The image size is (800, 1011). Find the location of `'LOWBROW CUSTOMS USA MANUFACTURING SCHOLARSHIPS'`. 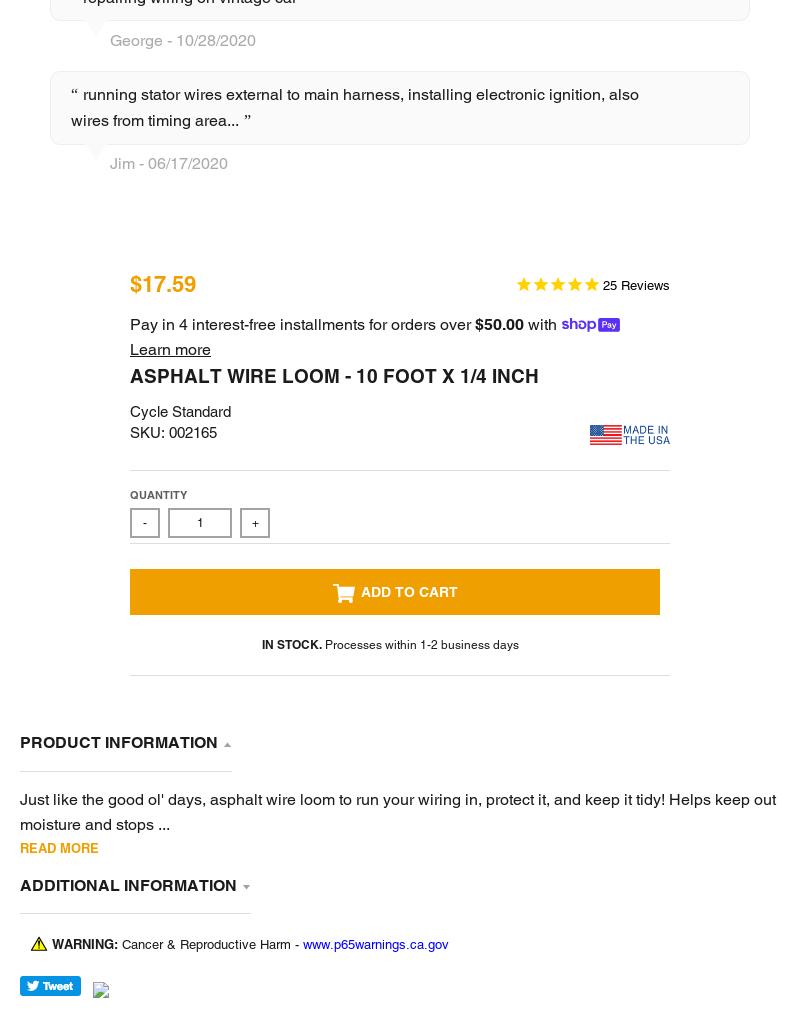

'LOWBROW CUSTOMS USA MANUFACTURING SCHOLARSHIPS' is located at coordinates (313, 618).